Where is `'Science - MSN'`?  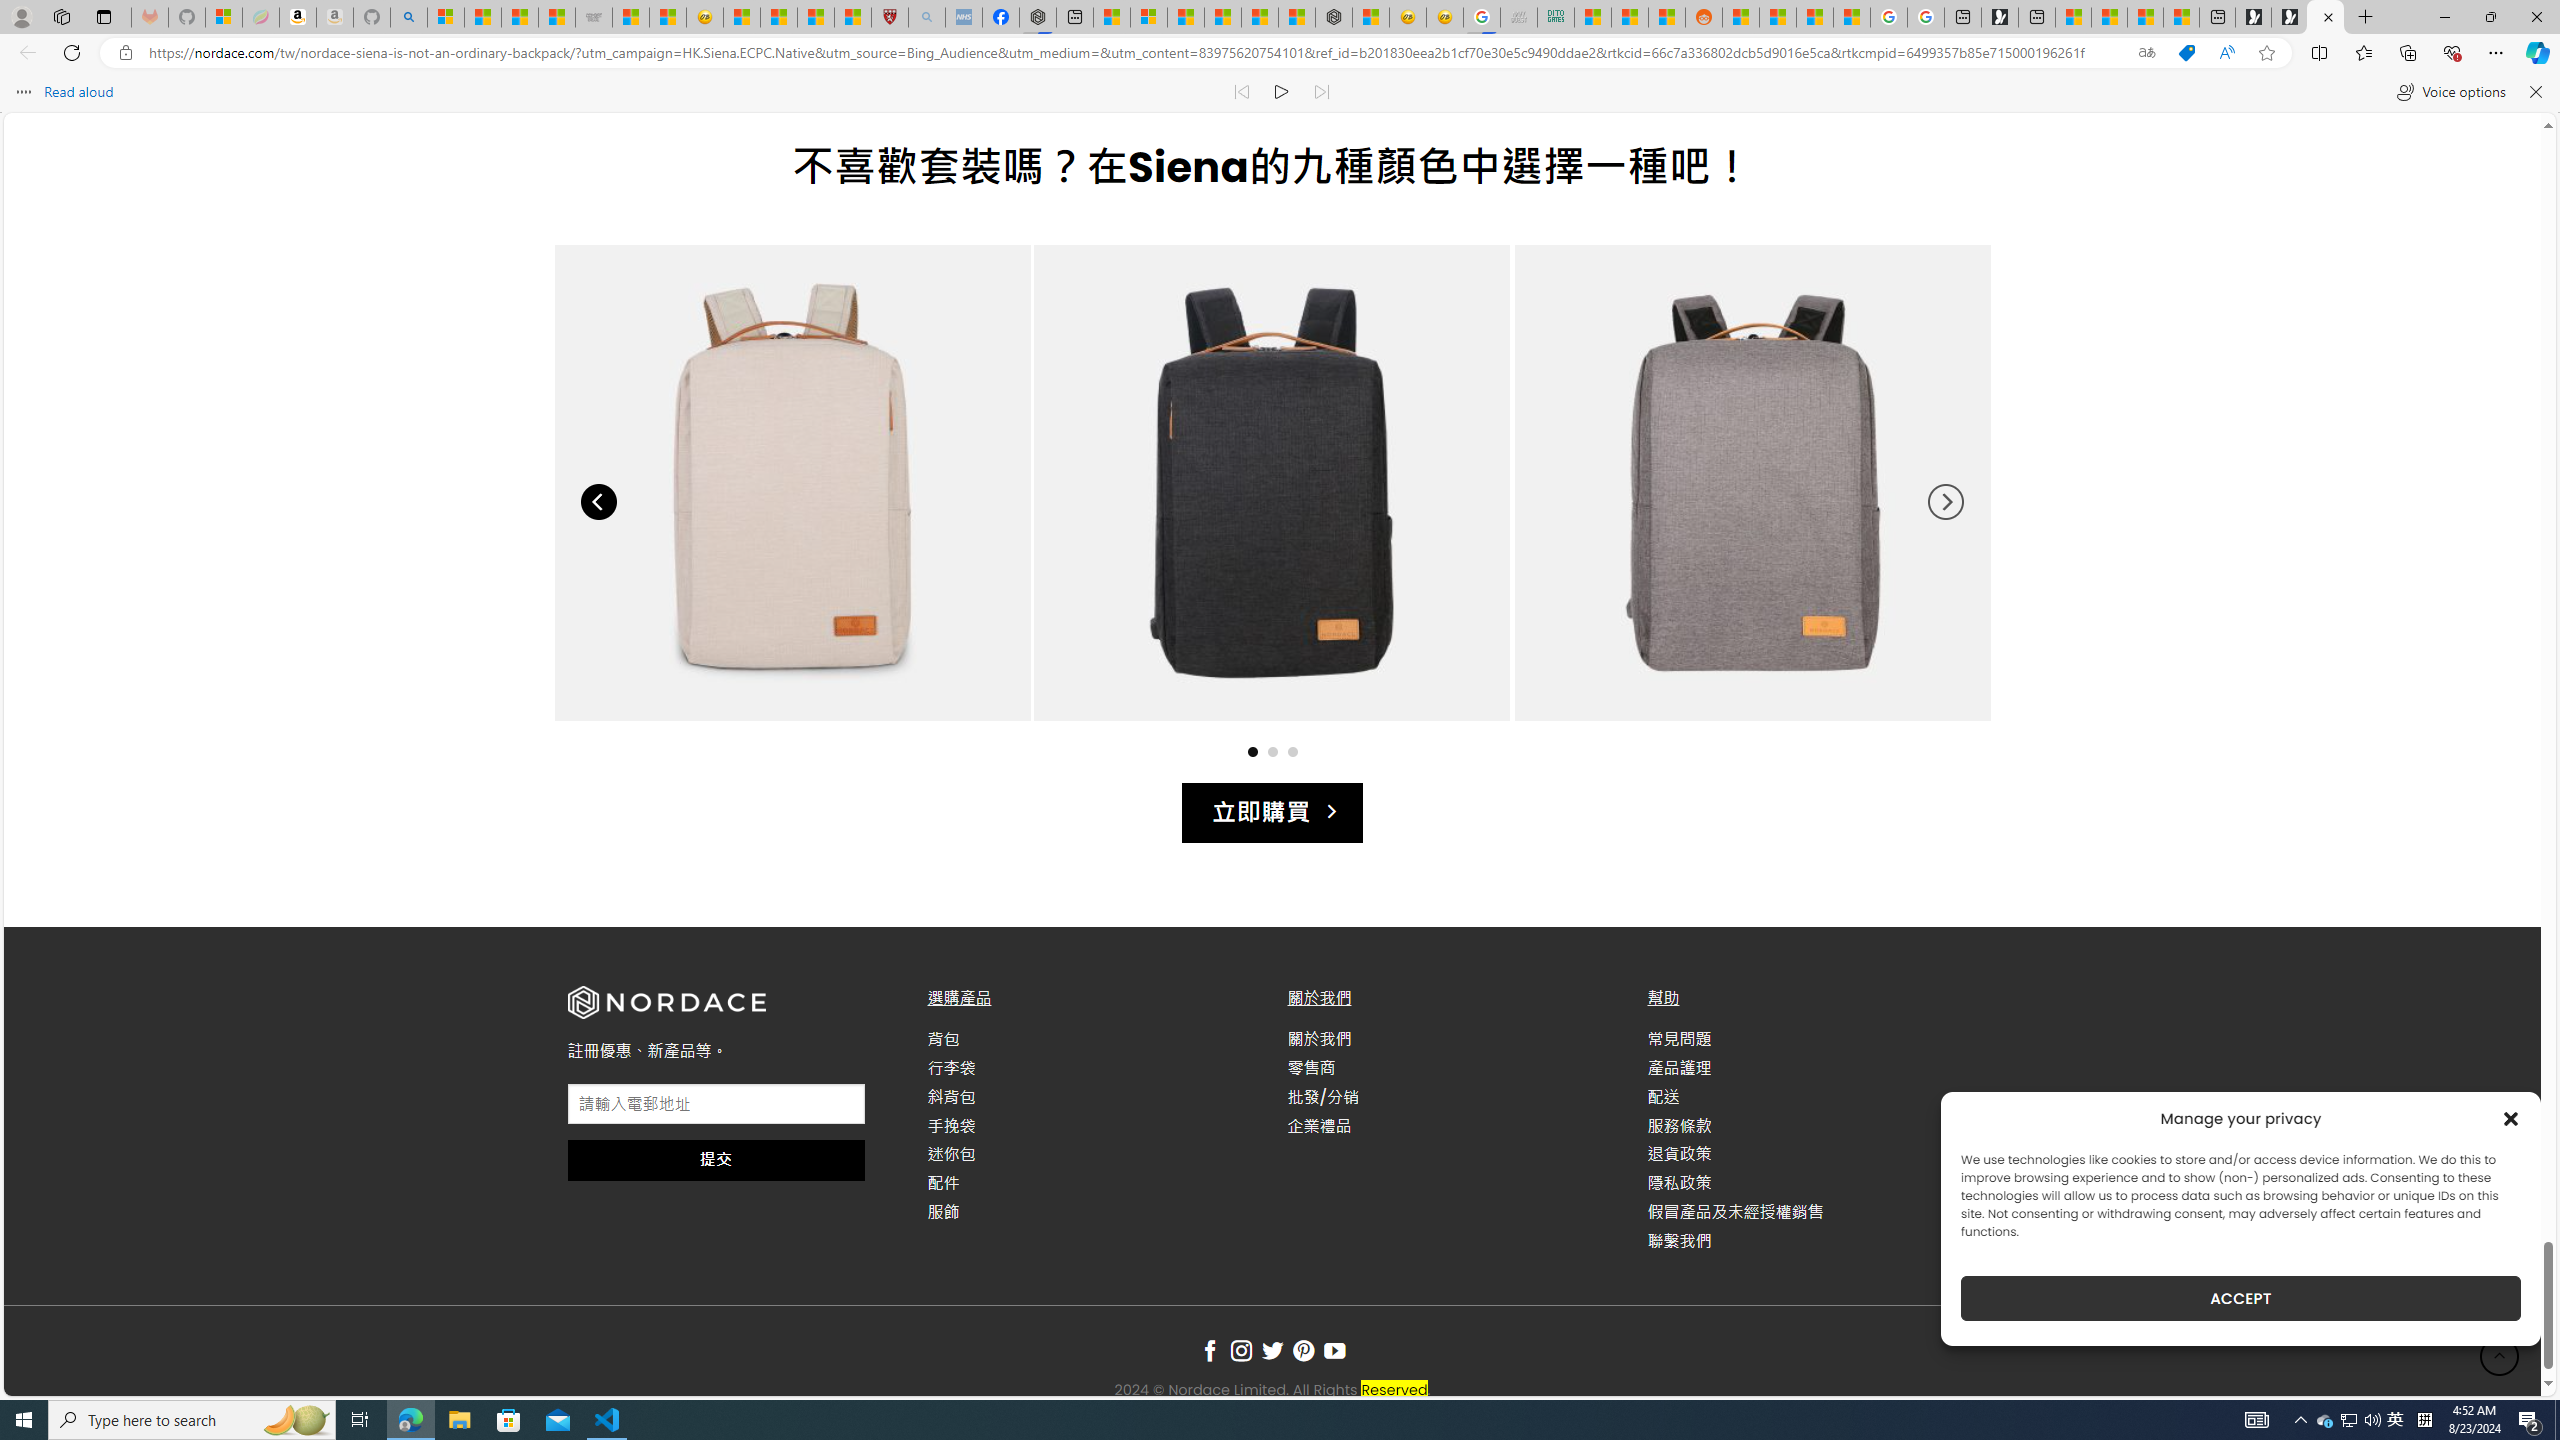 'Science - MSN' is located at coordinates (815, 16).